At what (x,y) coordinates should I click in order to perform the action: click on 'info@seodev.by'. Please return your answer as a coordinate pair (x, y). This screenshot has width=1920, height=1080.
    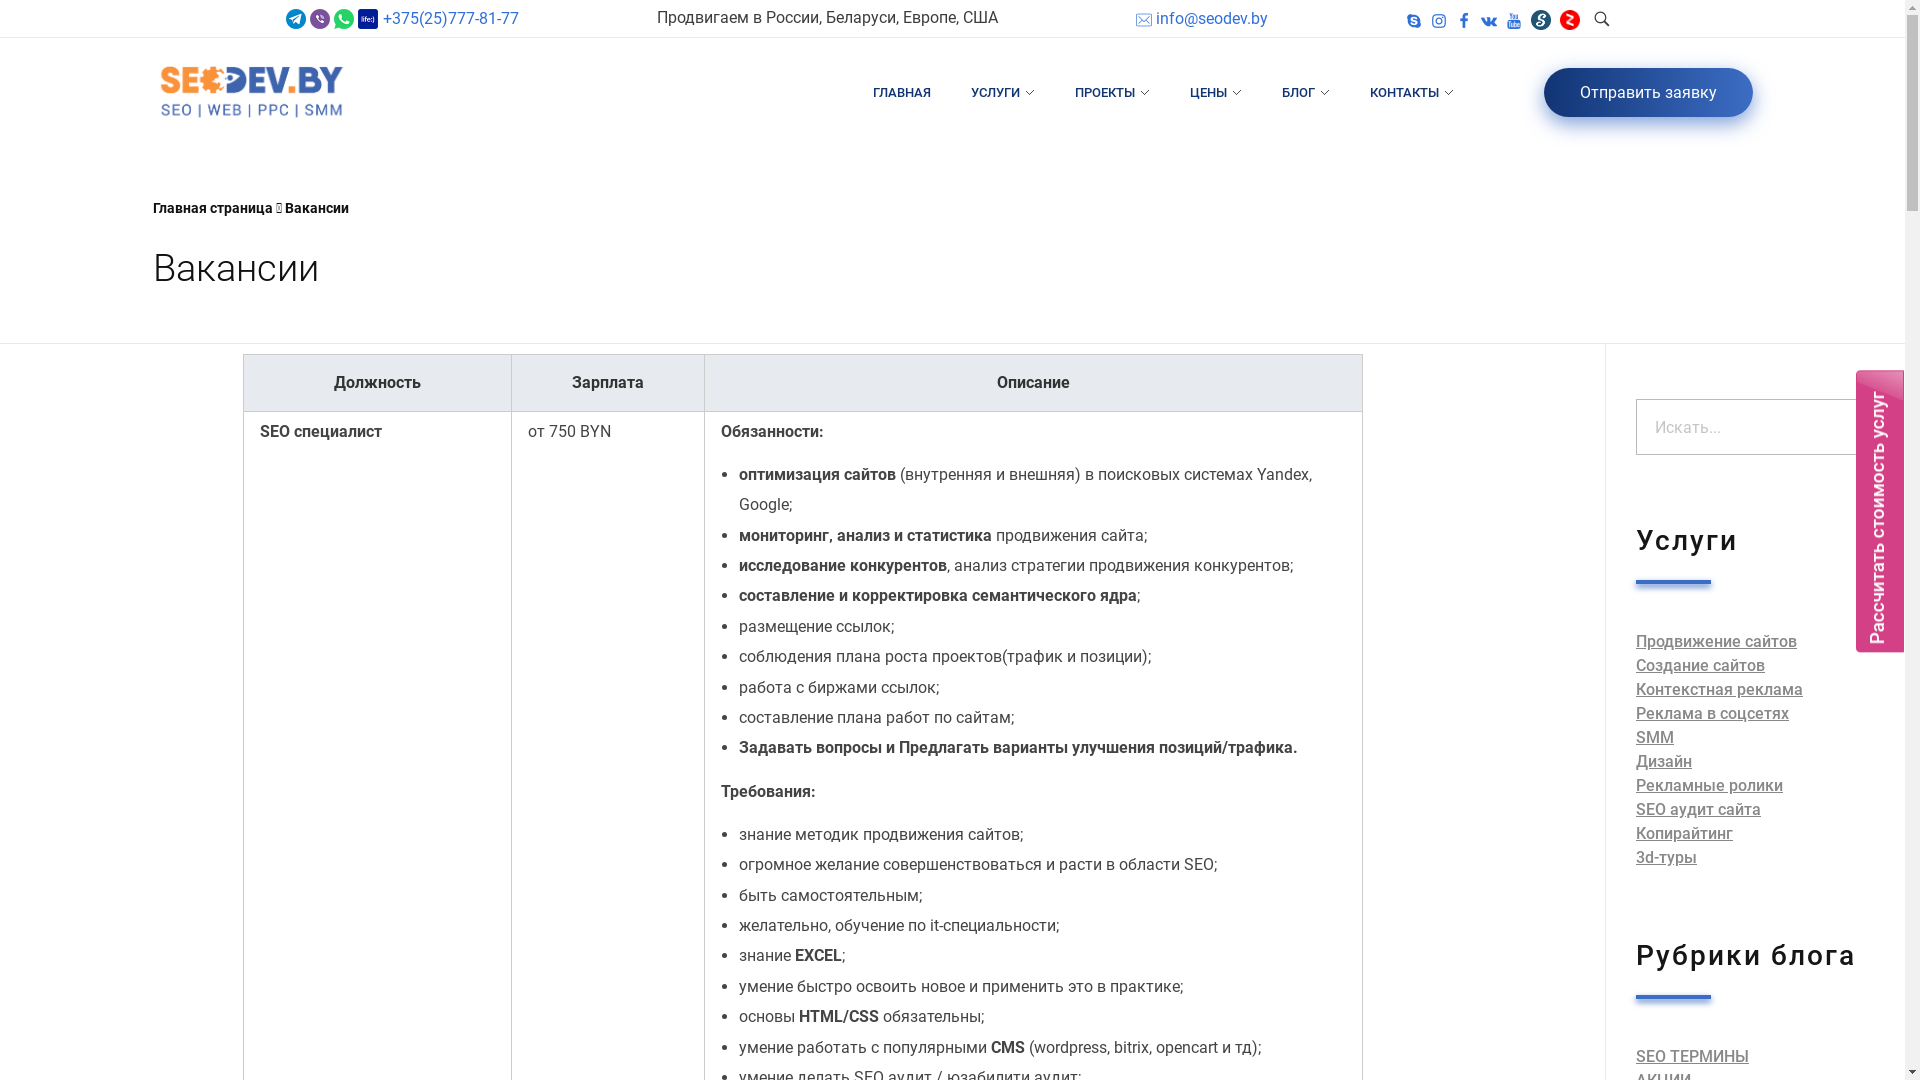
    Looking at the image, I should click on (1200, 19).